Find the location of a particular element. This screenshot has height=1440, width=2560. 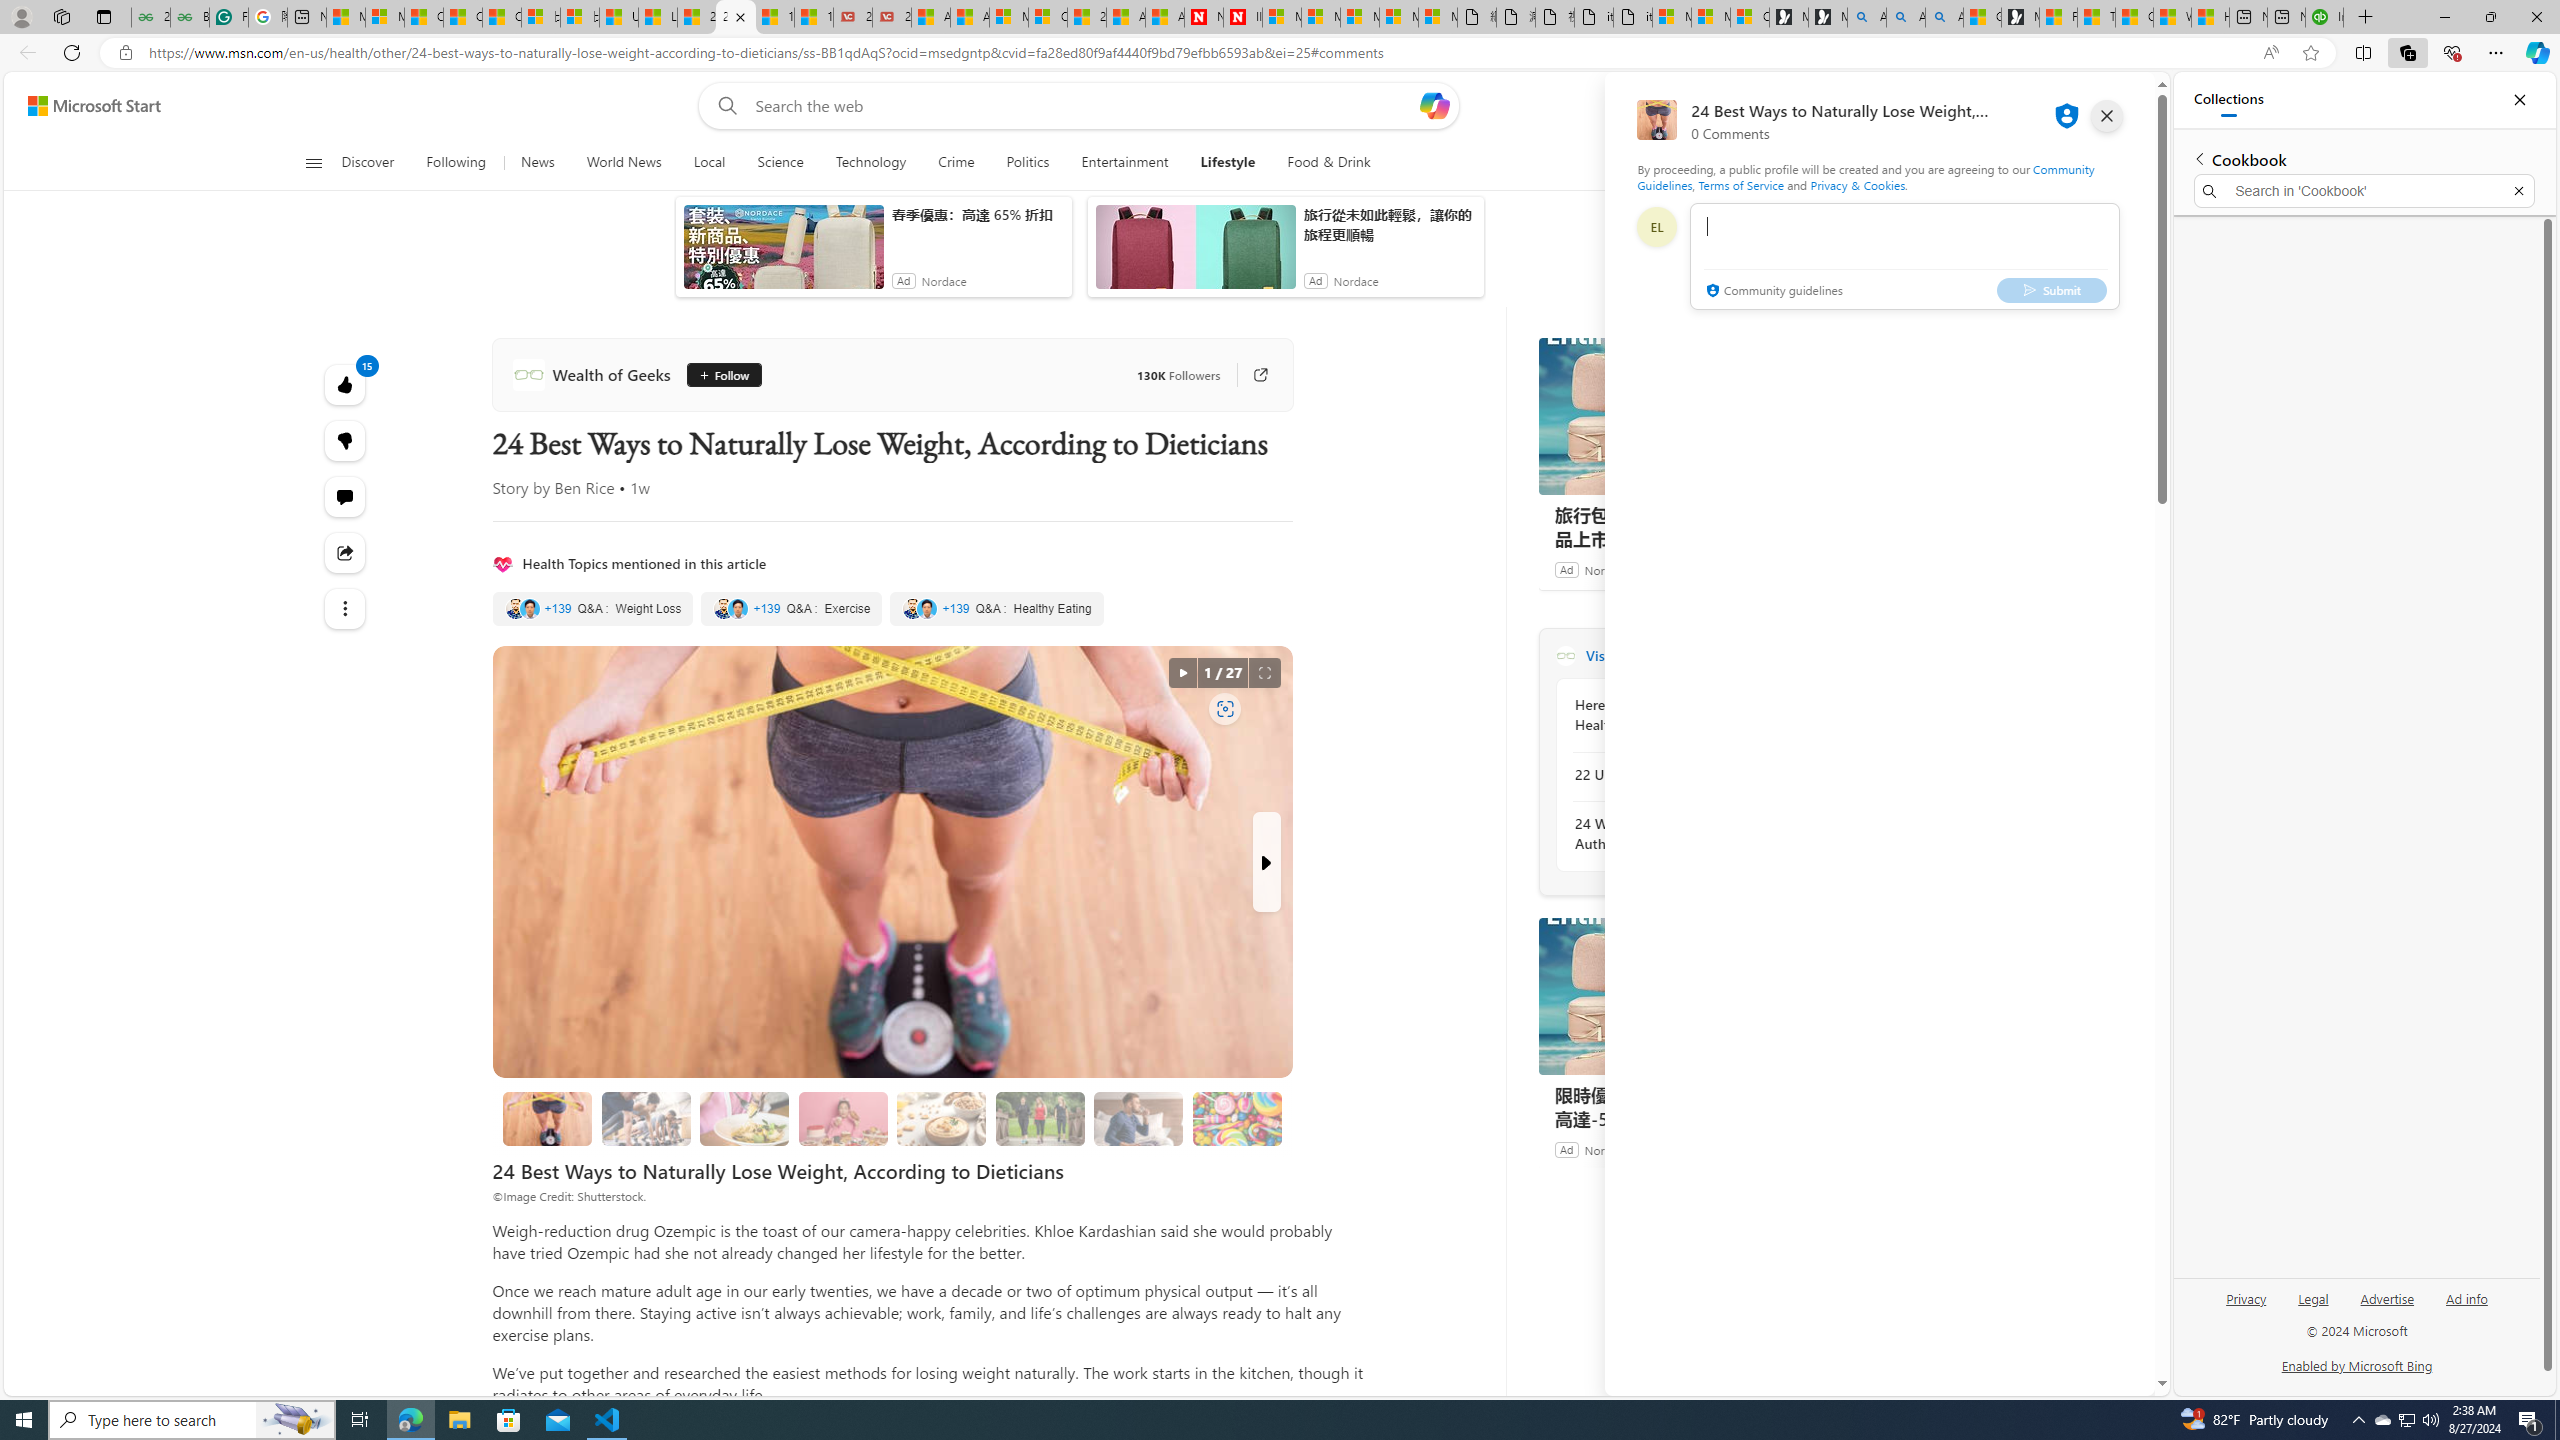

'2. Reduce Your Plate Size' is located at coordinates (743, 1118).